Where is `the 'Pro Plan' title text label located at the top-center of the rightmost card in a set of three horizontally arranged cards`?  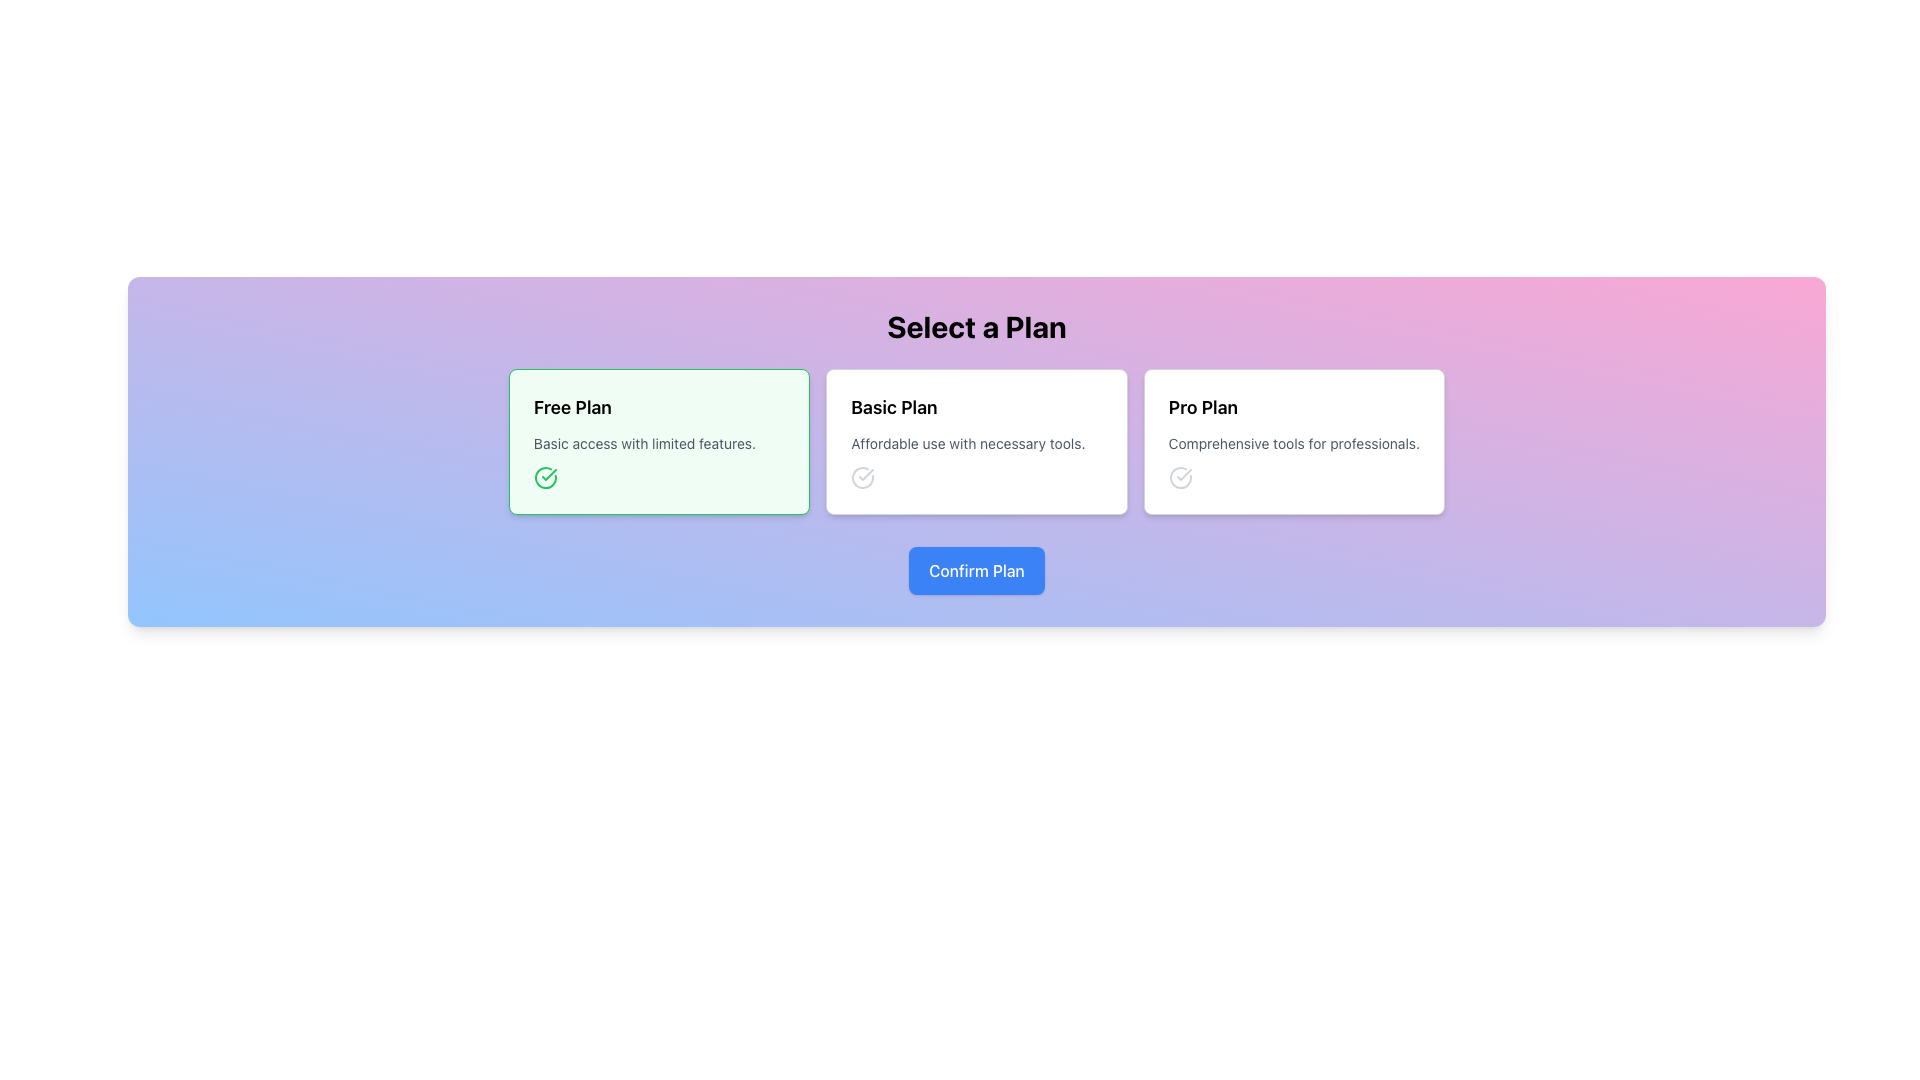 the 'Pro Plan' title text label located at the top-center of the rightmost card in a set of three horizontally arranged cards is located at coordinates (1202, 407).